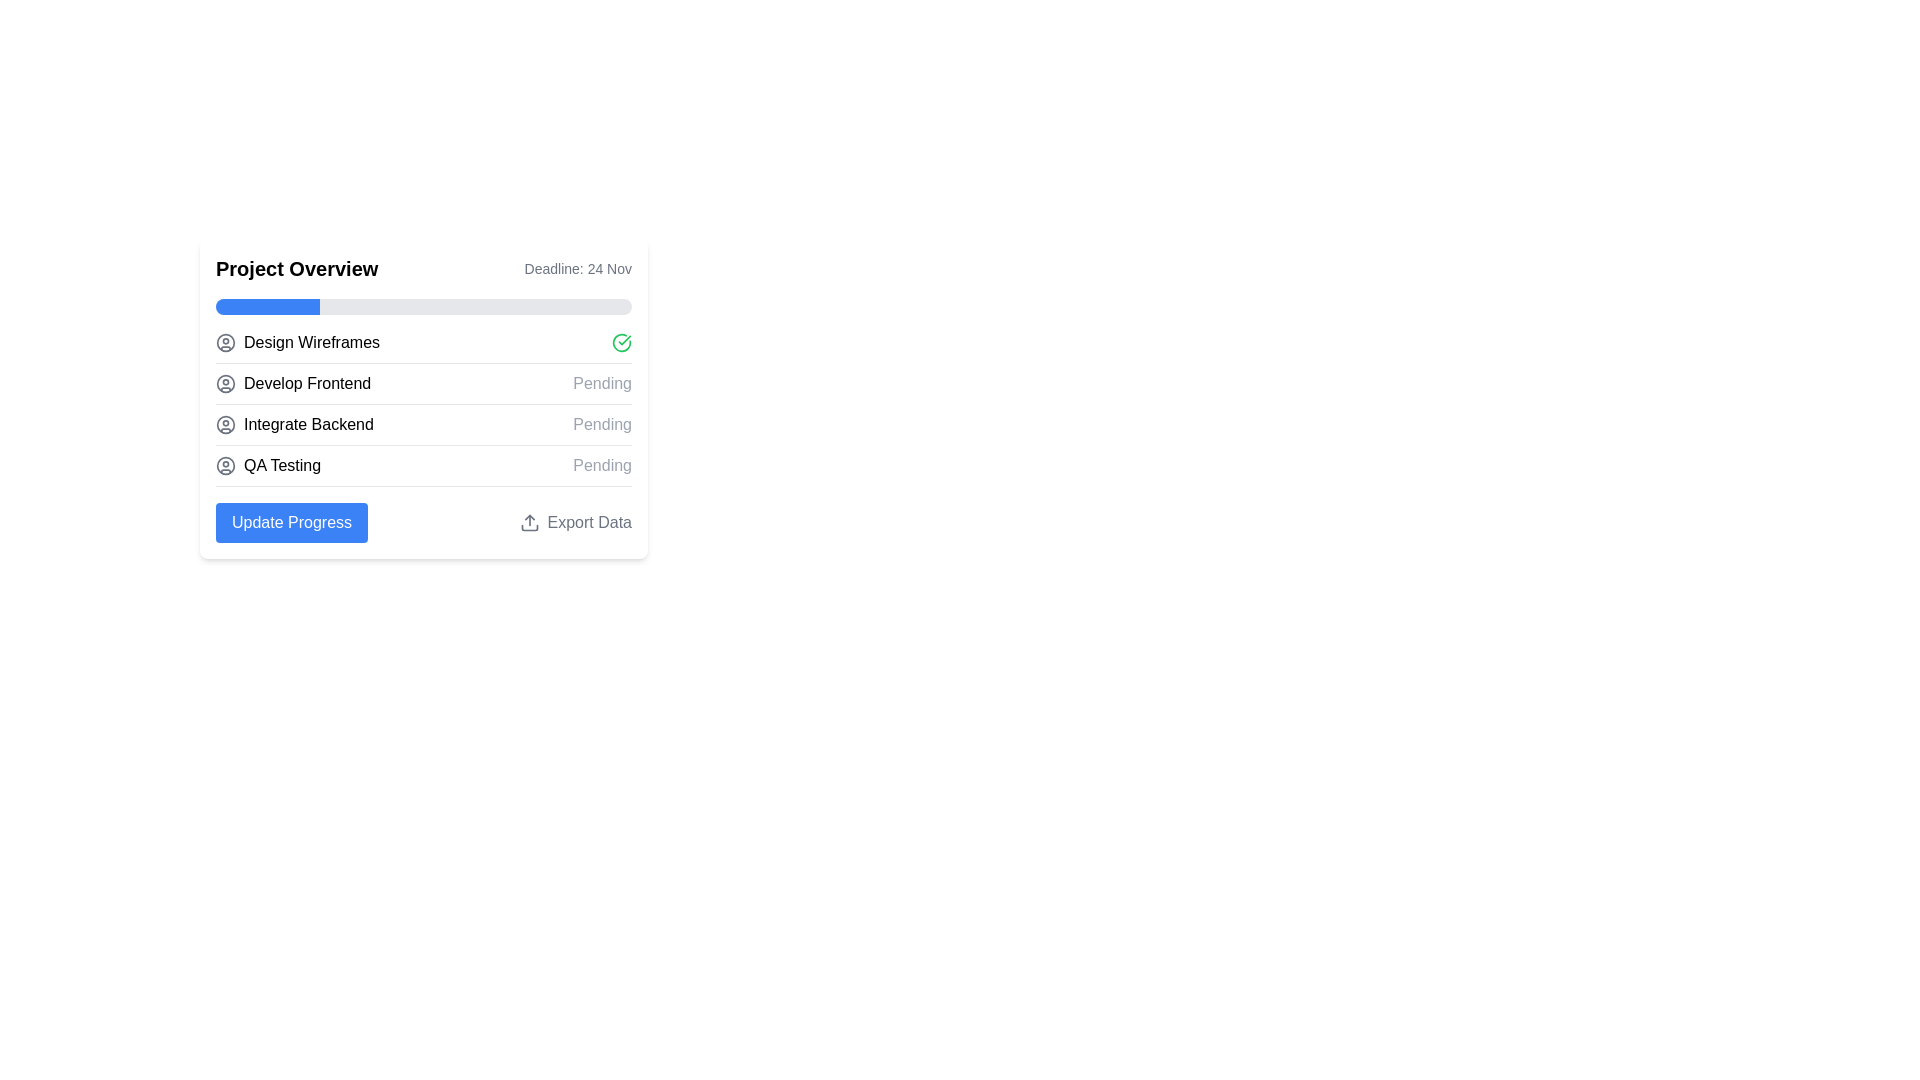 Image resolution: width=1920 pixels, height=1080 pixels. I want to click on the user icon which is an outlined circular avatar styled in gray, located to the left of the text 'Design Wireframes' in the first row of the task list, so click(225, 342).